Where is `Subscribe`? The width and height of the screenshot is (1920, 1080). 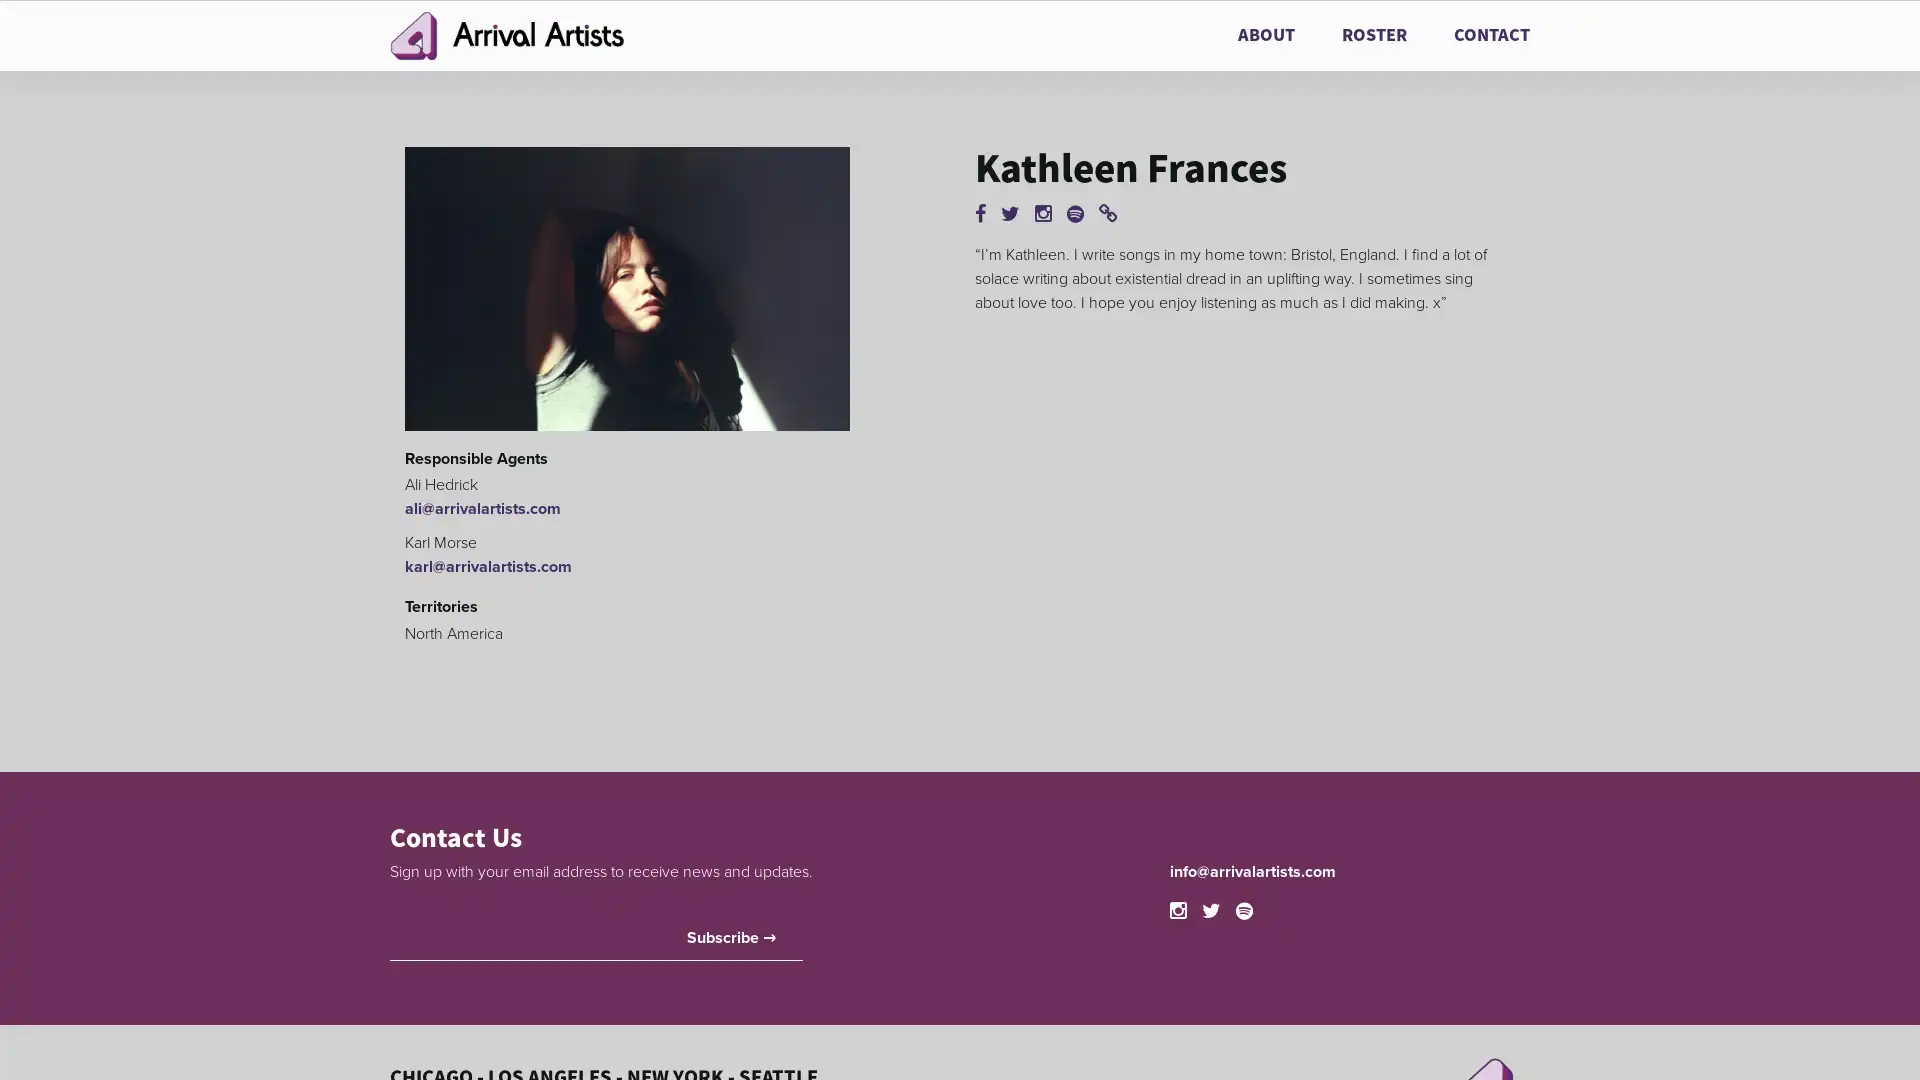 Subscribe is located at coordinates (729, 937).